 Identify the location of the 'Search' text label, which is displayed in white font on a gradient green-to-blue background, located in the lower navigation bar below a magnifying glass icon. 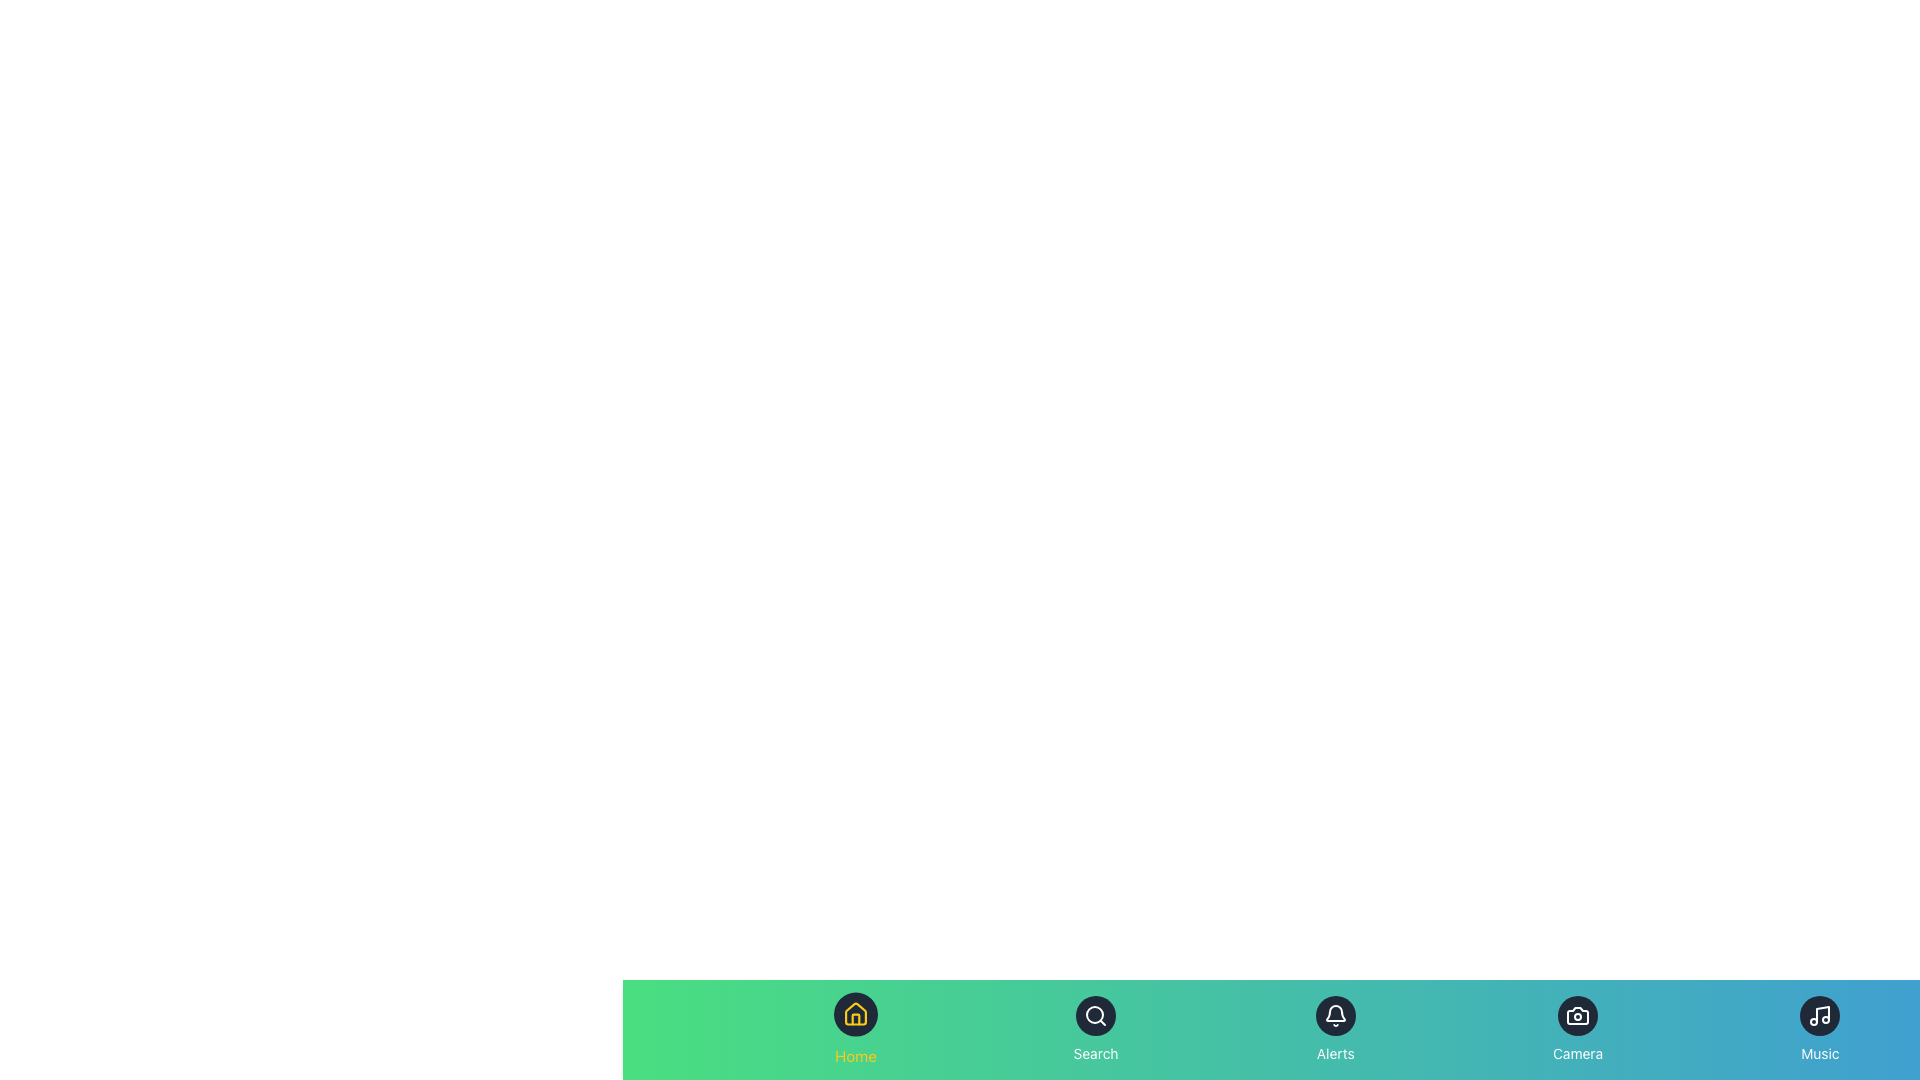
(1095, 1052).